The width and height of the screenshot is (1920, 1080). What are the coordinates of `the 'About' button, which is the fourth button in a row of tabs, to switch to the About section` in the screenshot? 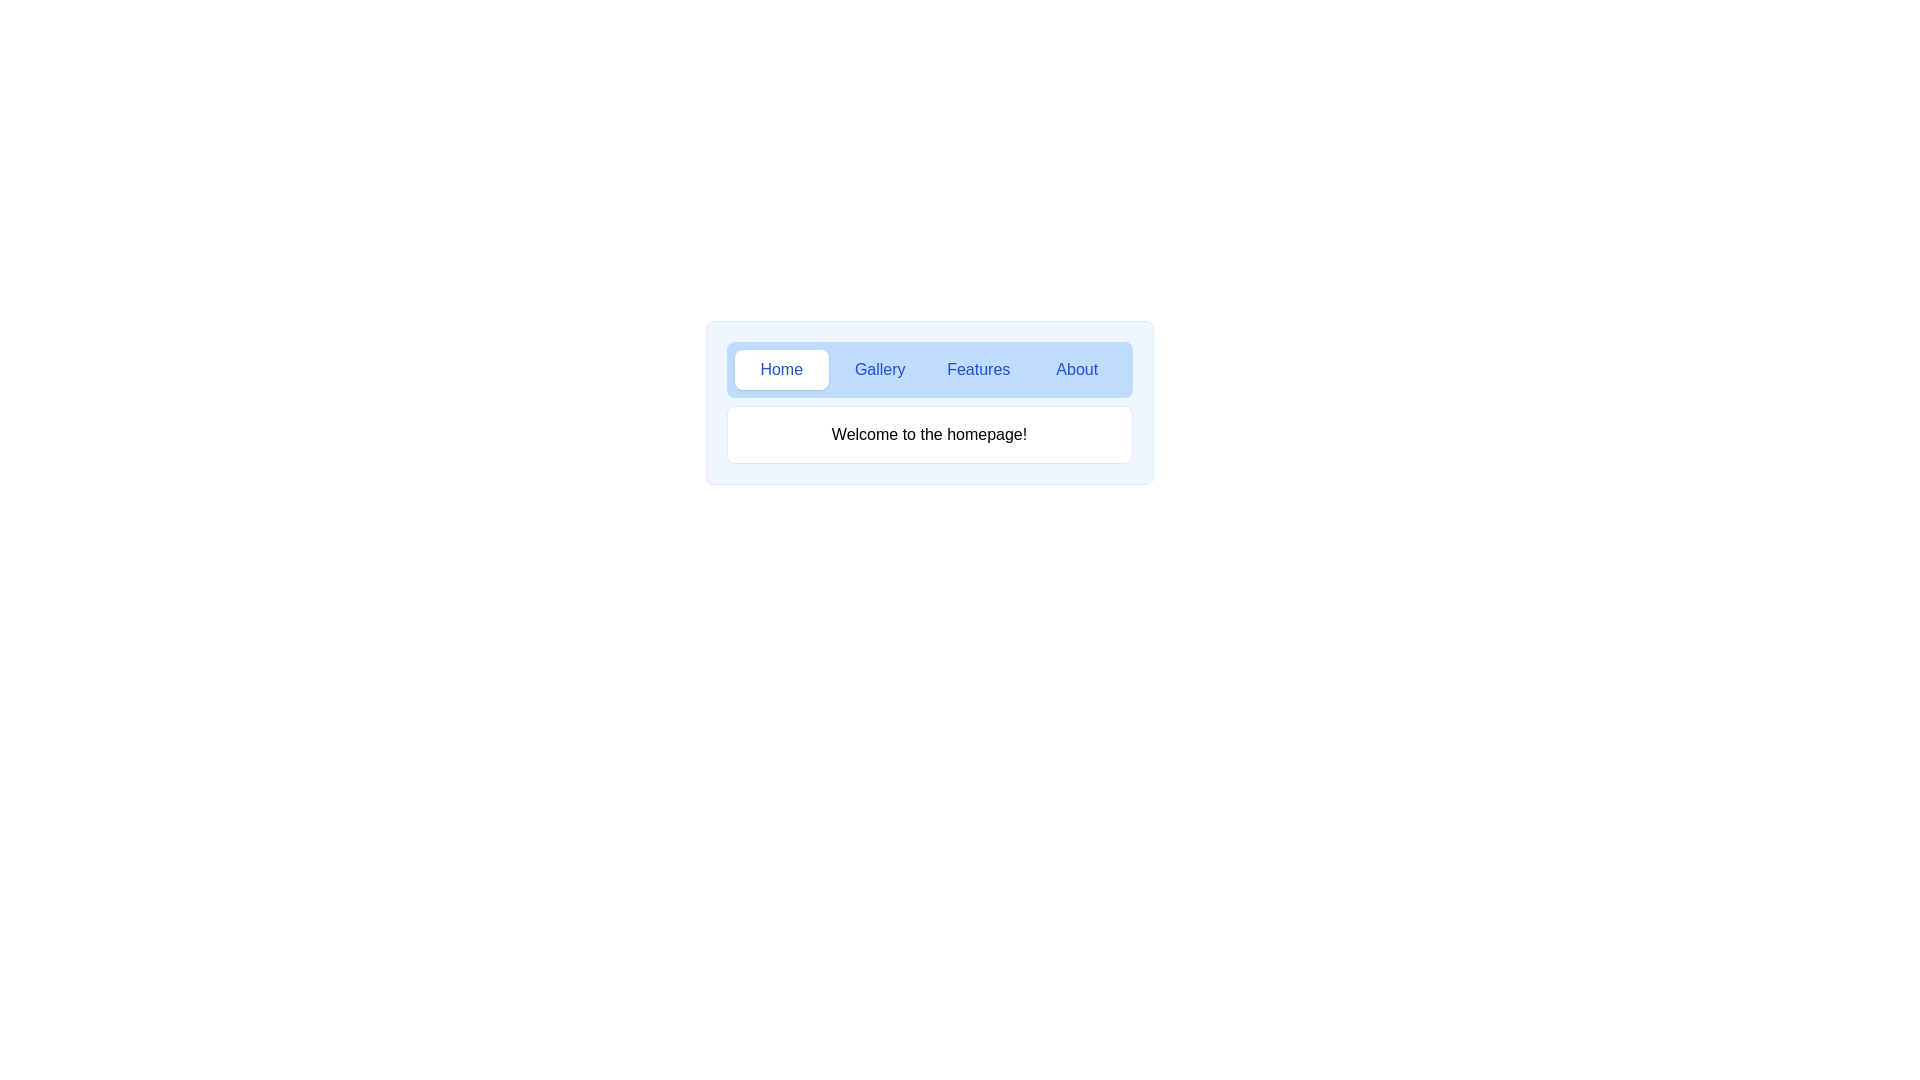 It's located at (1076, 370).